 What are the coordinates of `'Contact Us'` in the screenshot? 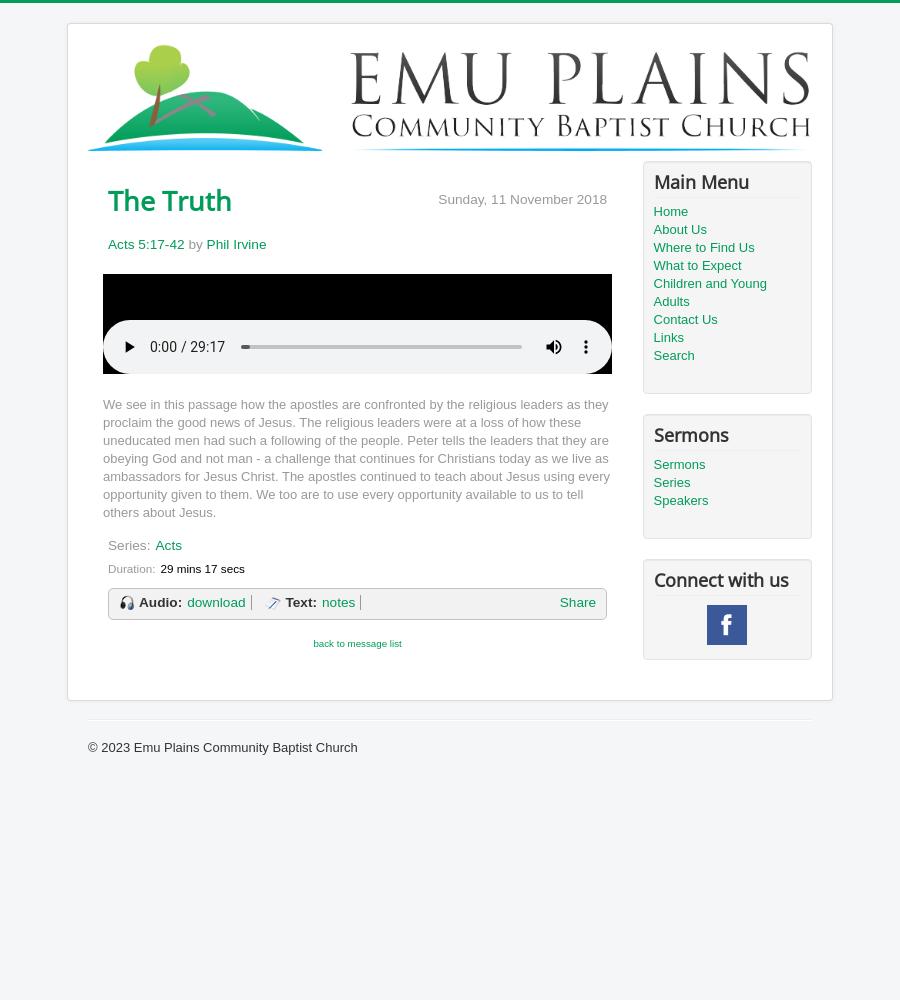 It's located at (683, 318).